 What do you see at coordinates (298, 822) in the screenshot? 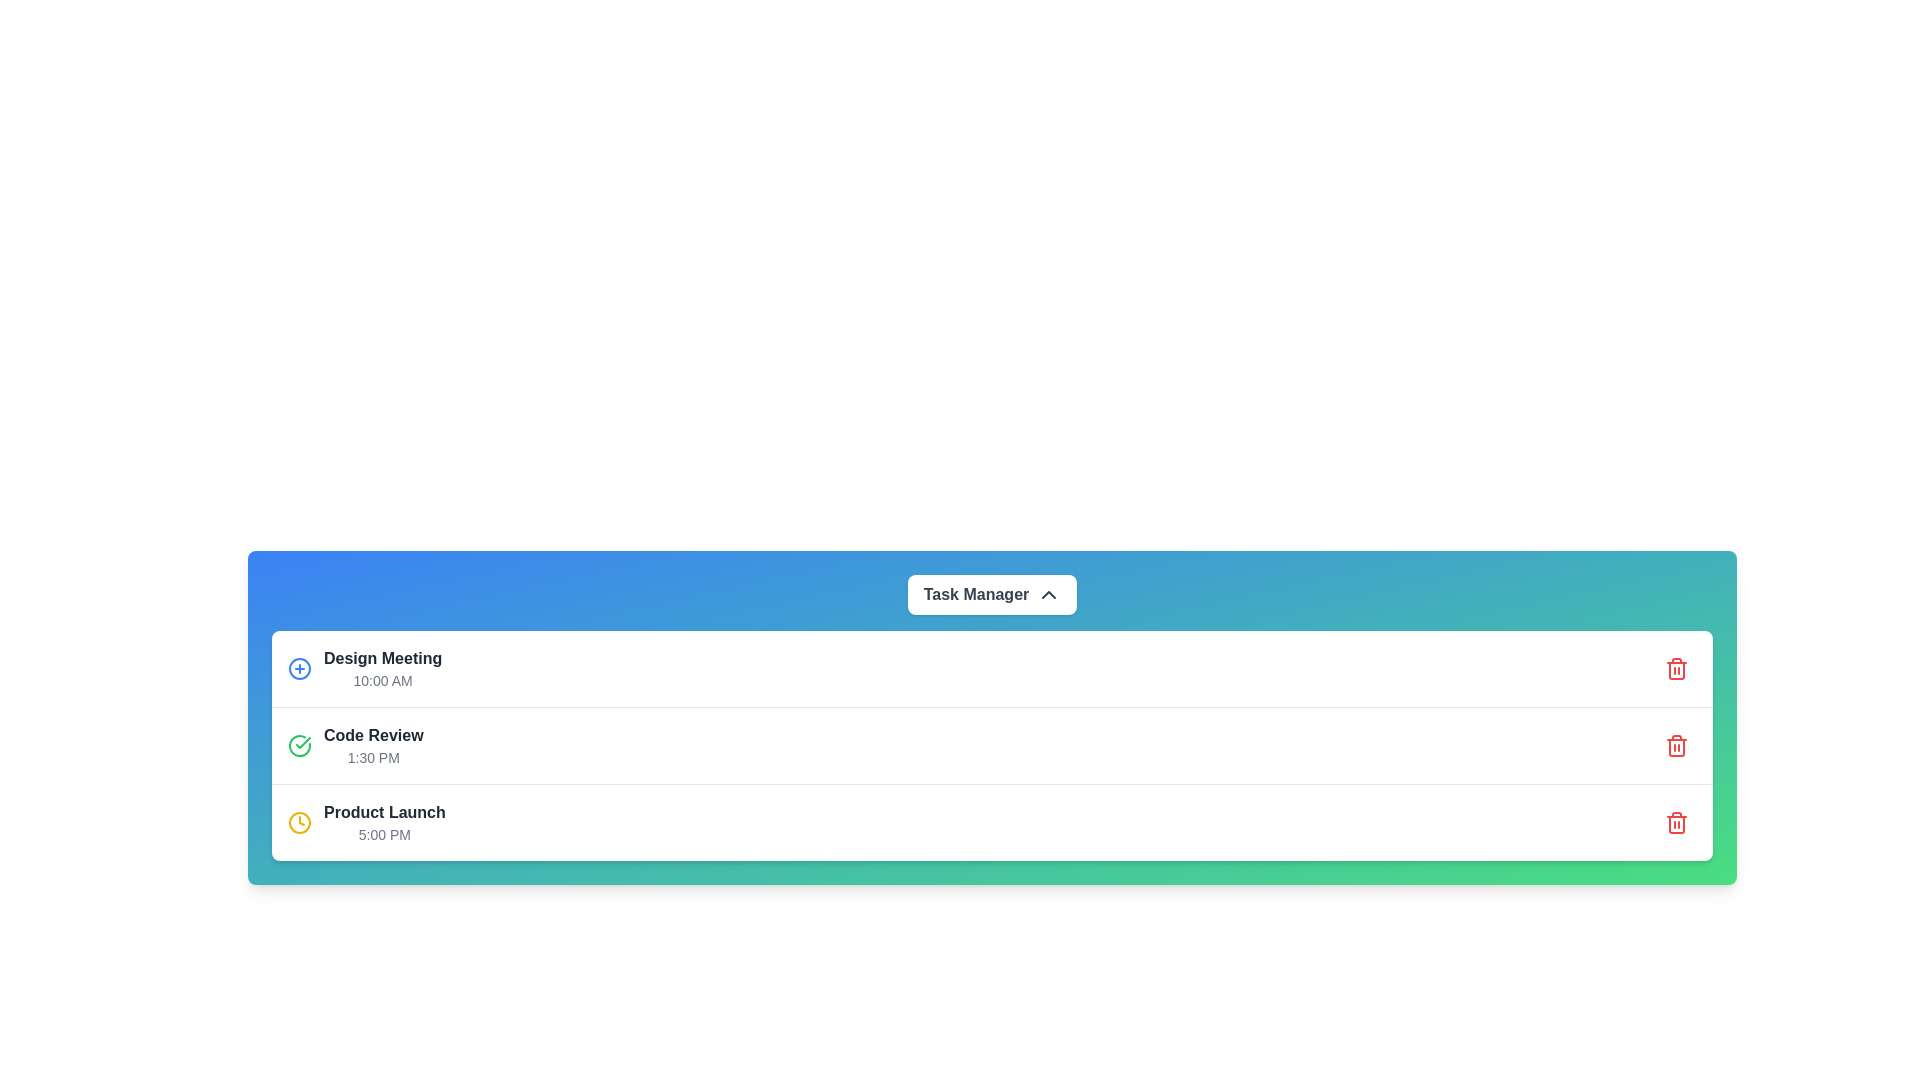
I see `the clock icon located to the left of the text 'Product Launch', which indicates the time '5:00 PM'` at bounding box center [298, 822].